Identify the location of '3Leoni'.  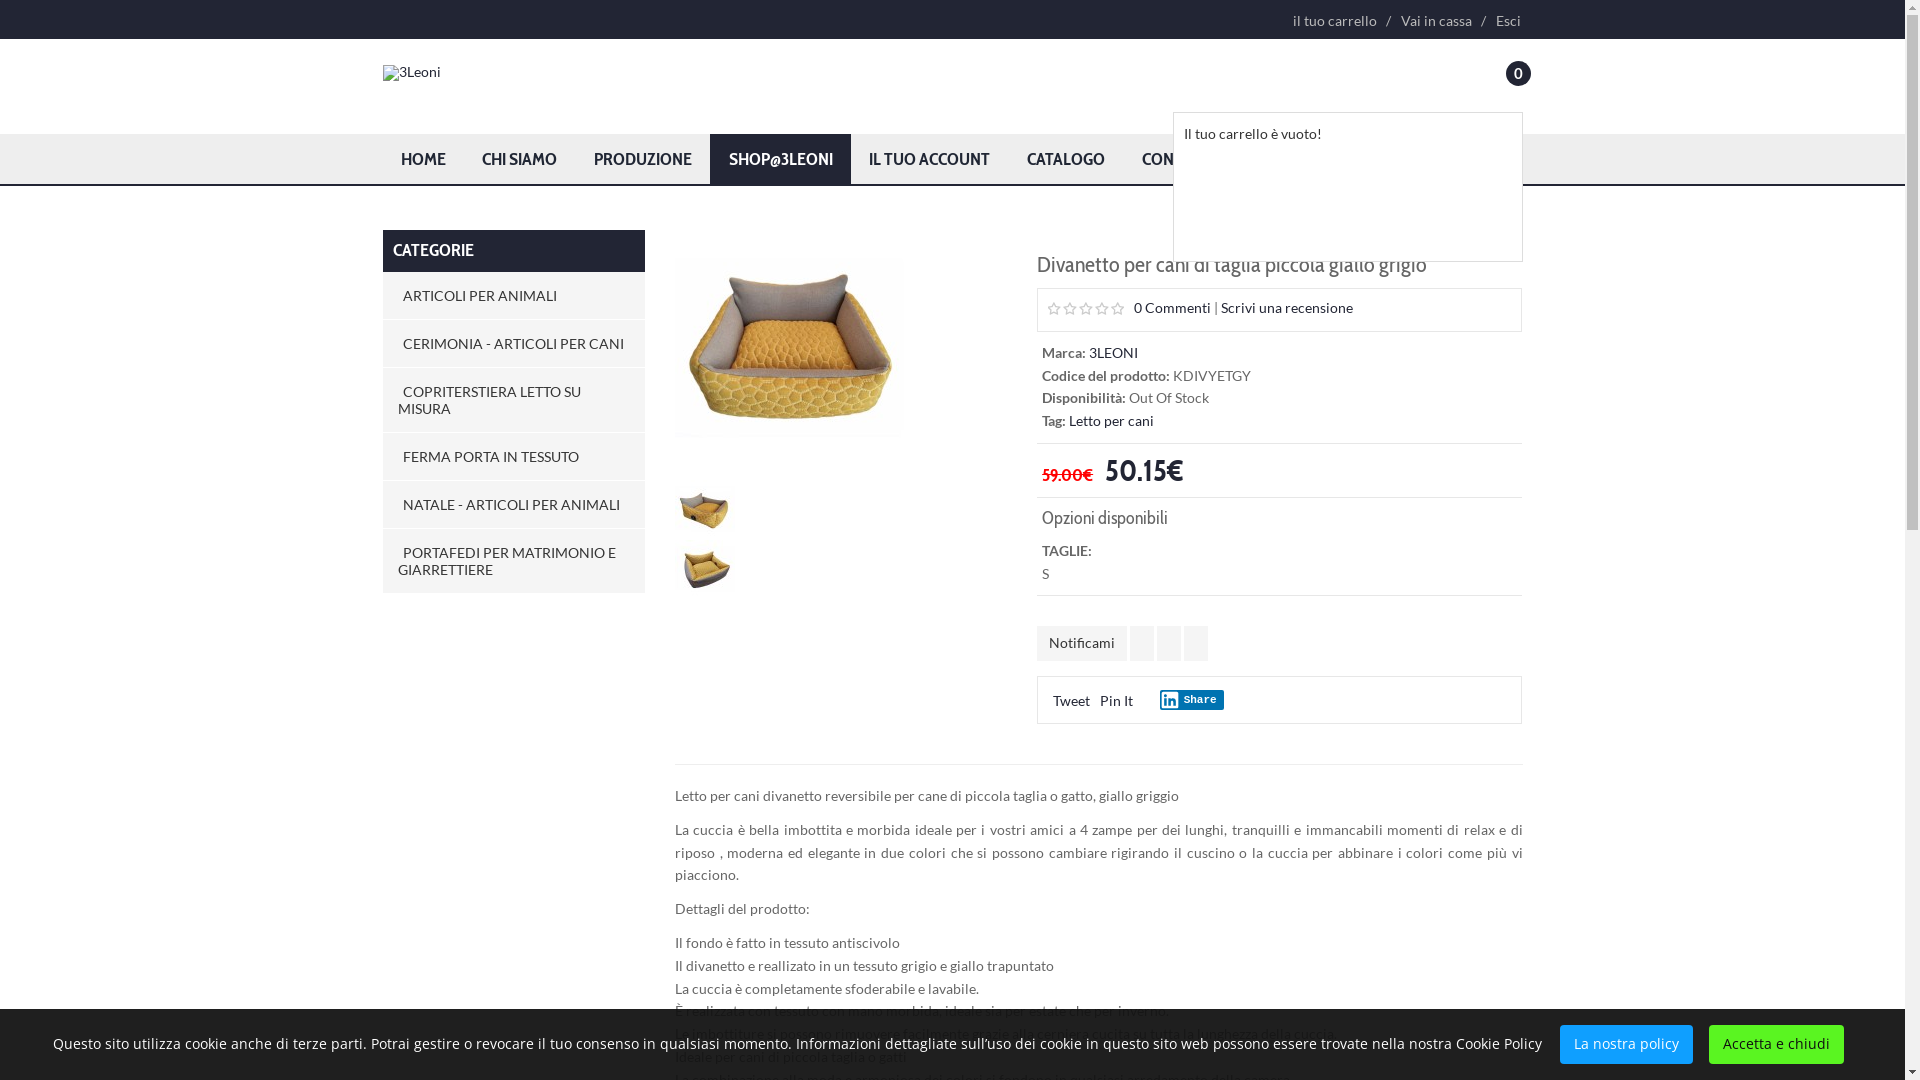
(410, 72).